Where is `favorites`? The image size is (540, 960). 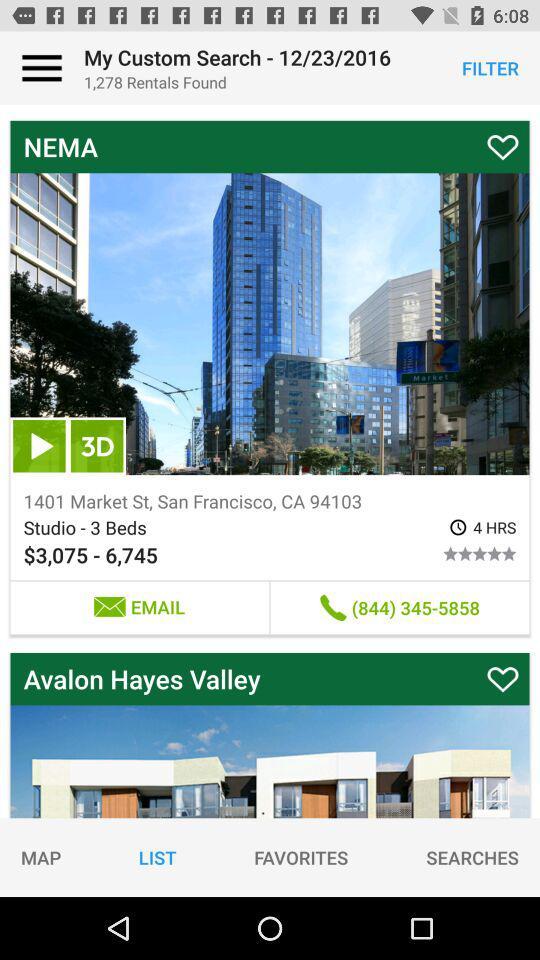 favorites is located at coordinates (300, 856).